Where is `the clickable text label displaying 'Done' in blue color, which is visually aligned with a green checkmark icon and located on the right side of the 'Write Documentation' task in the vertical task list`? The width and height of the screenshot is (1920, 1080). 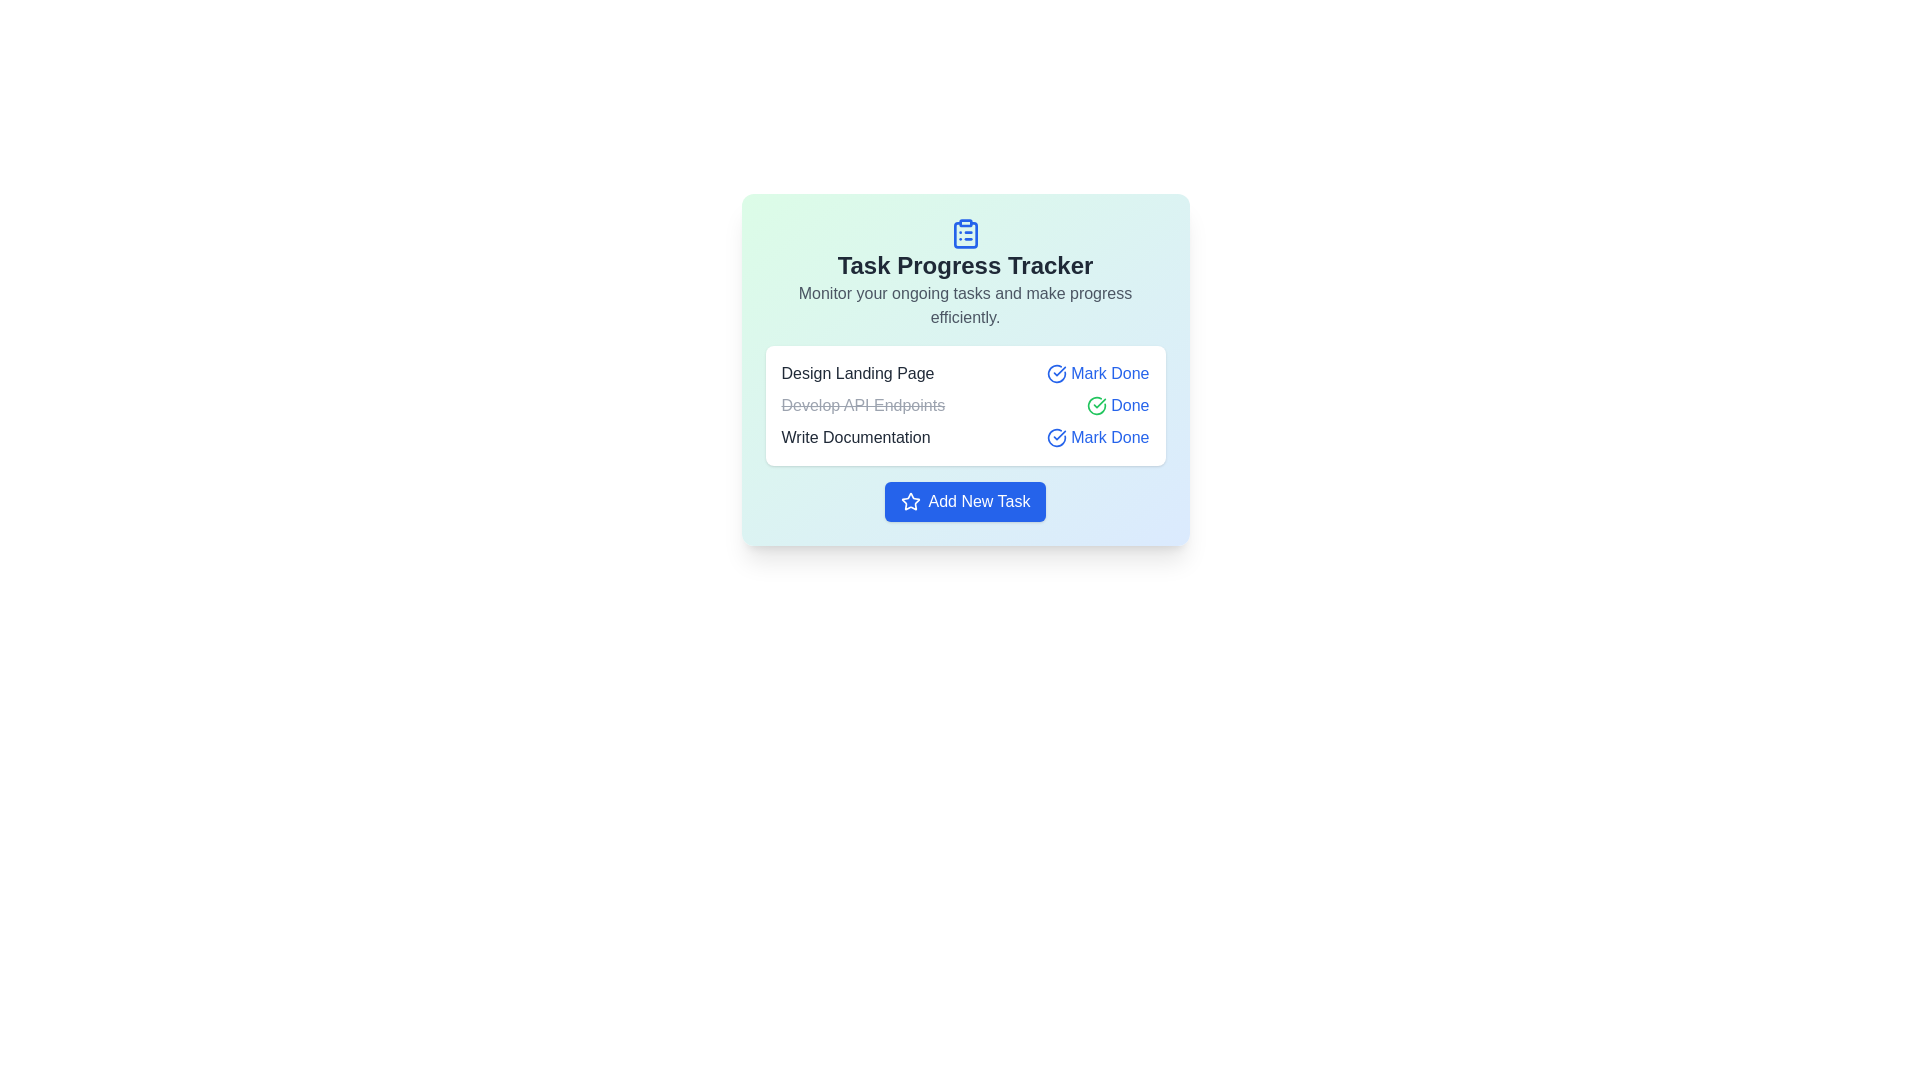 the clickable text label displaying 'Done' in blue color, which is visually aligned with a green checkmark icon and located on the right side of the 'Write Documentation' task in the vertical task list is located at coordinates (1130, 405).